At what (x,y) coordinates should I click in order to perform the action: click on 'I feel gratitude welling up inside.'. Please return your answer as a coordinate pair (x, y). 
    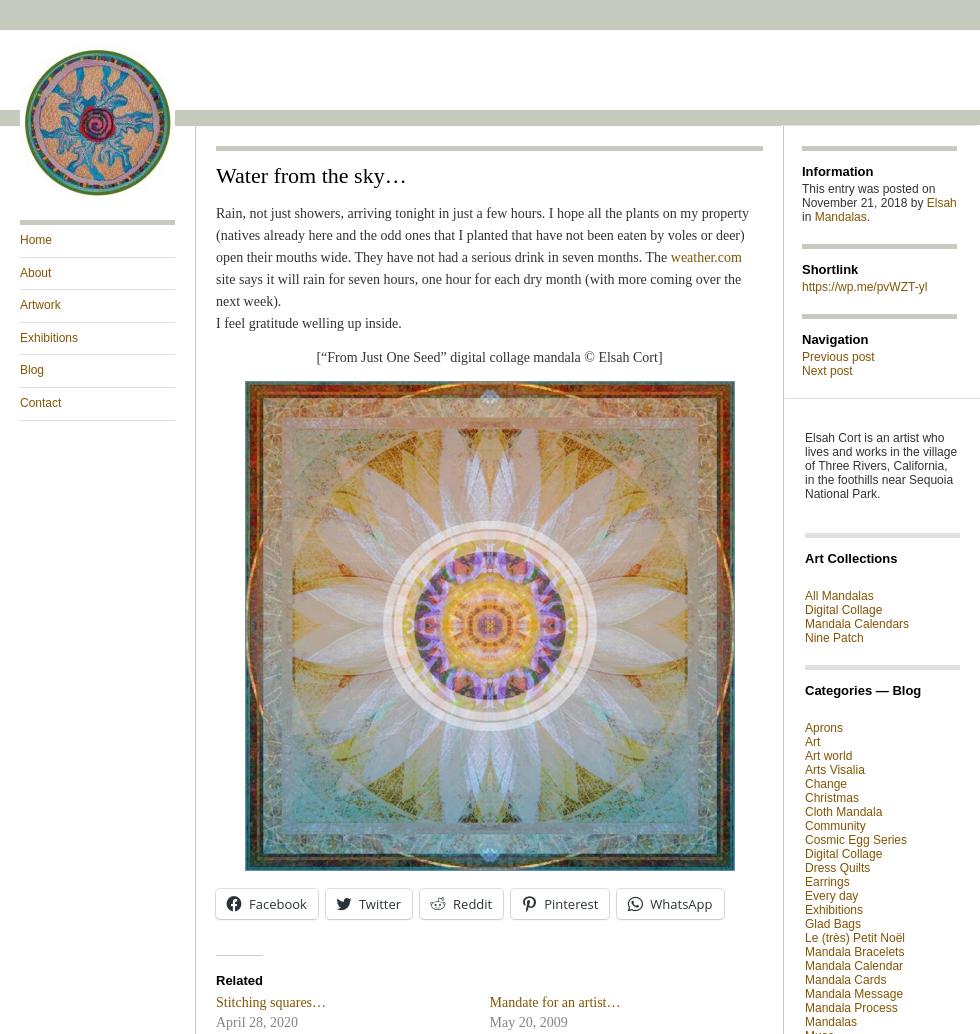
    Looking at the image, I should click on (308, 322).